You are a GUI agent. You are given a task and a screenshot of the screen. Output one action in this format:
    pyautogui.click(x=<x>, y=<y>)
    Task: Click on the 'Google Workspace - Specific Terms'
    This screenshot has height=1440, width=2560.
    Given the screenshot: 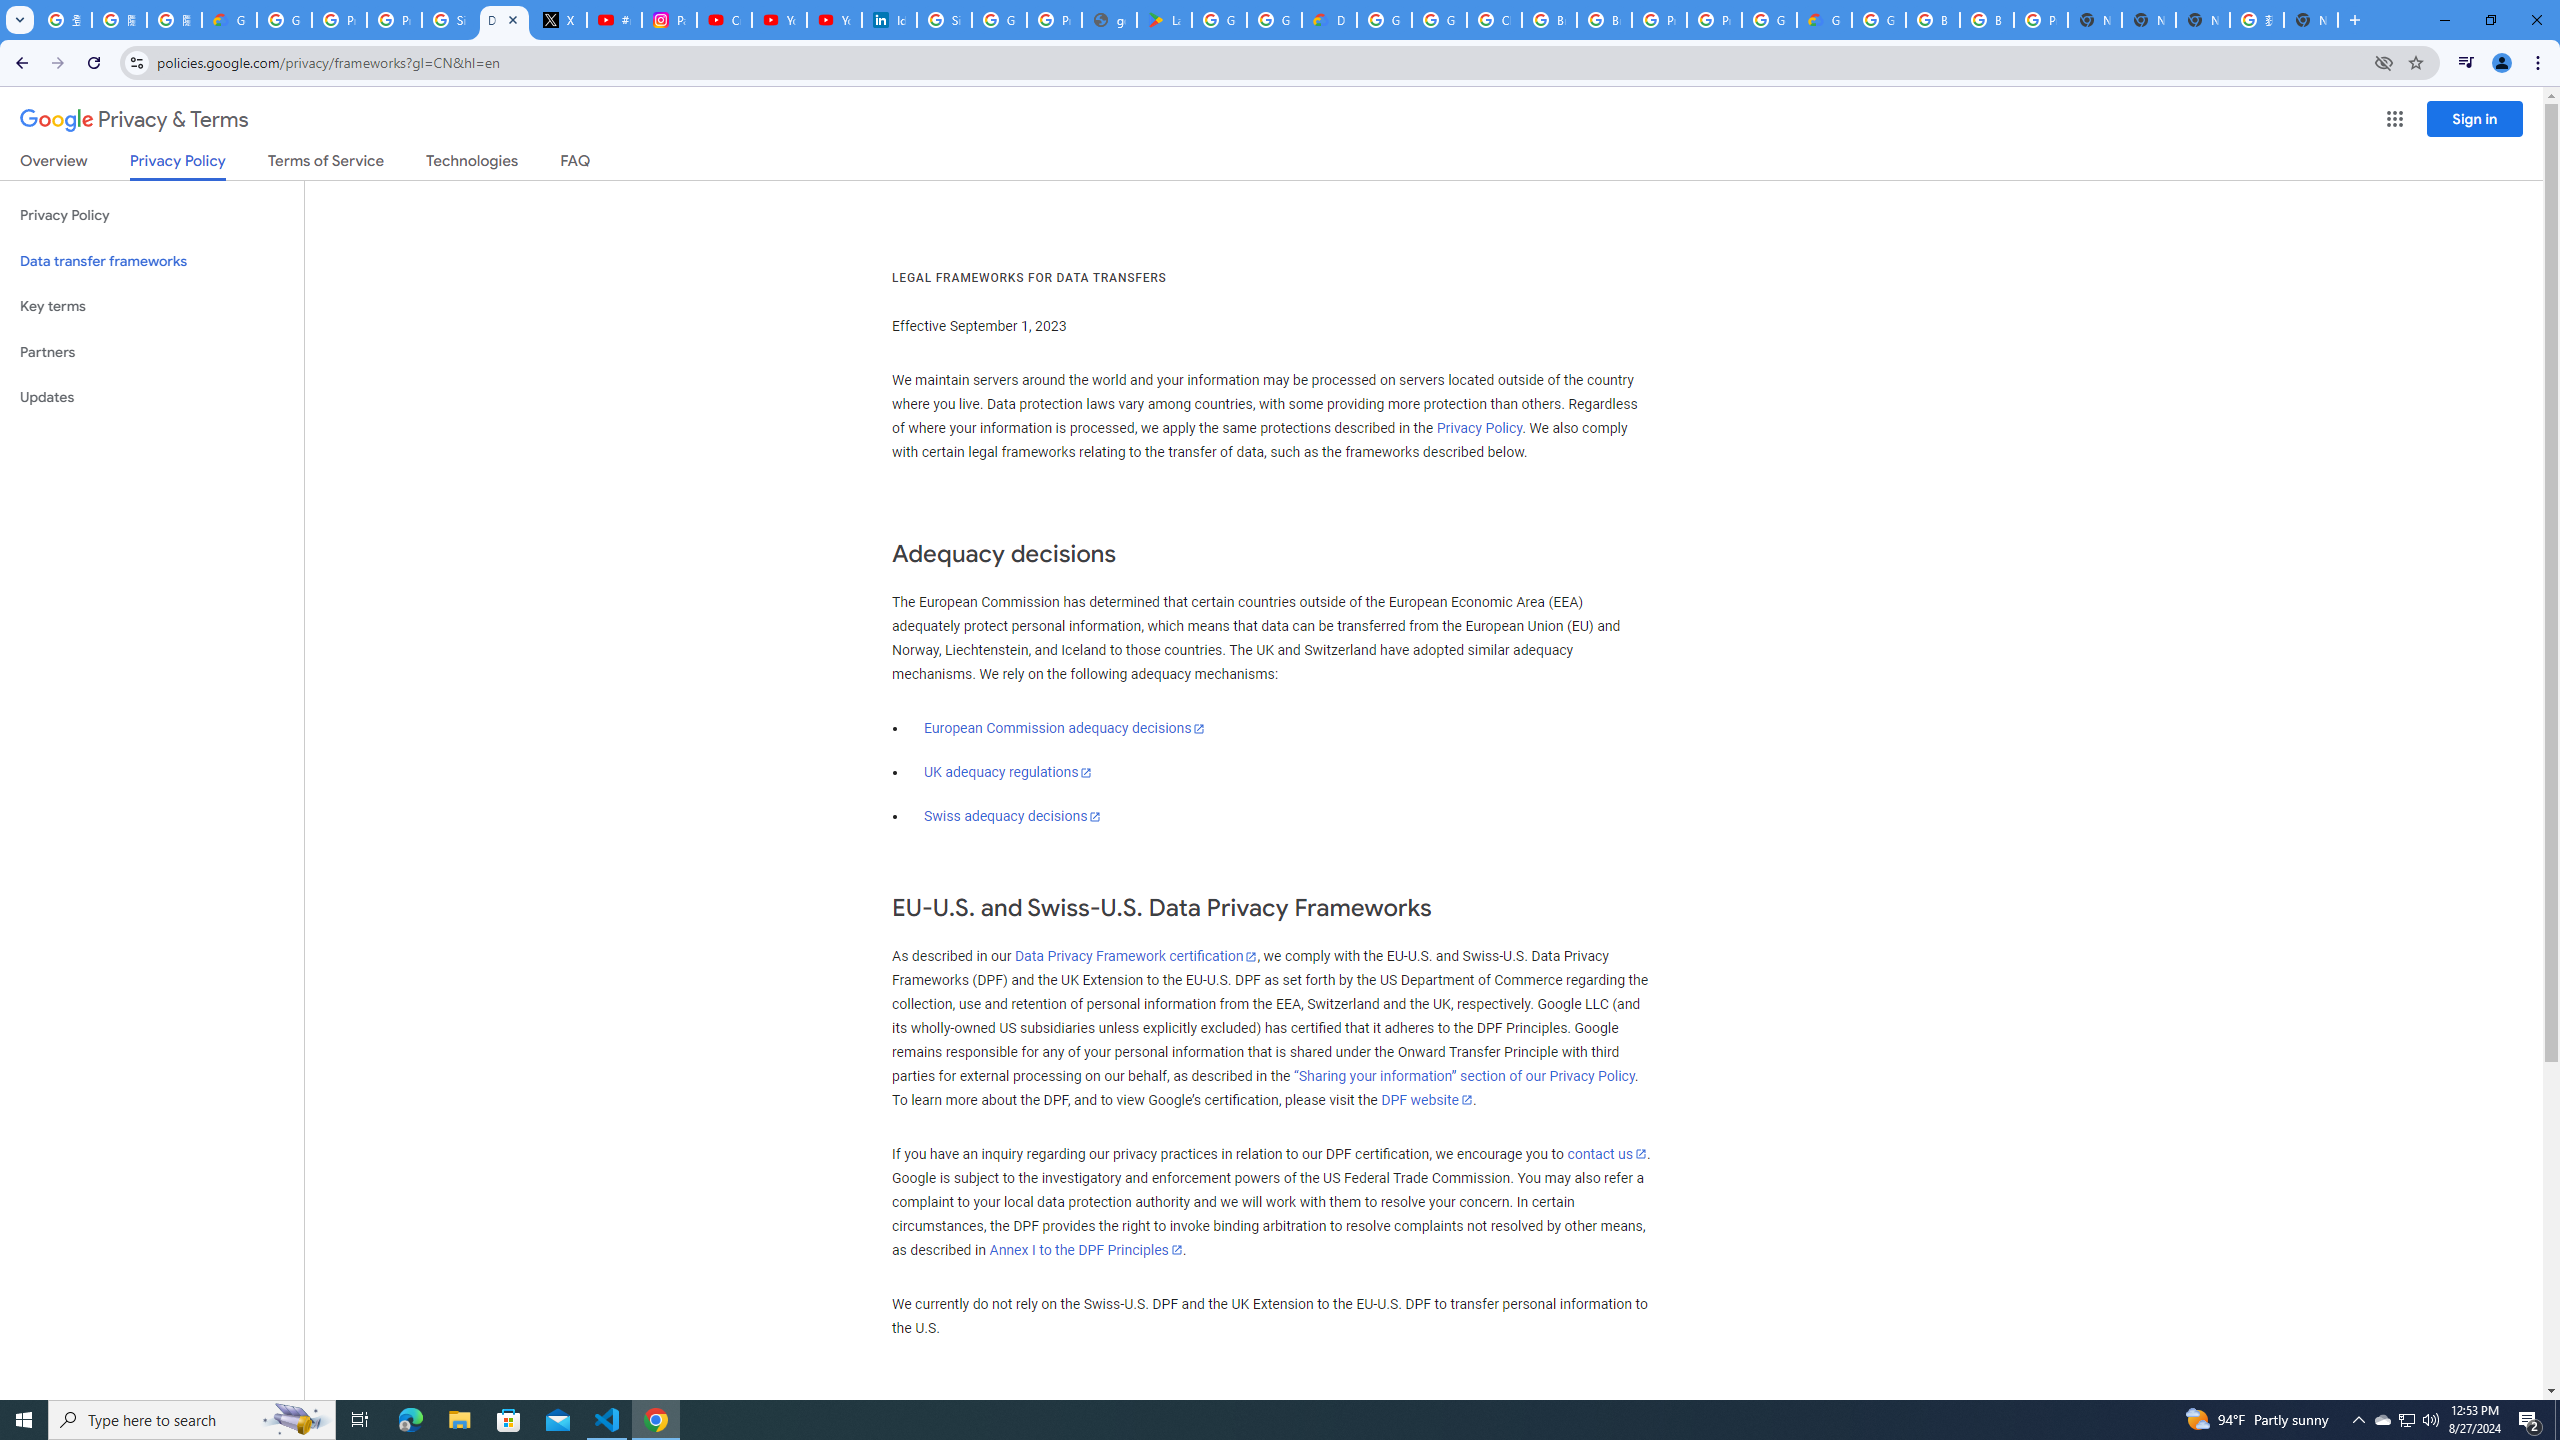 What is the action you would take?
    pyautogui.click(x=1273, y=19)
    